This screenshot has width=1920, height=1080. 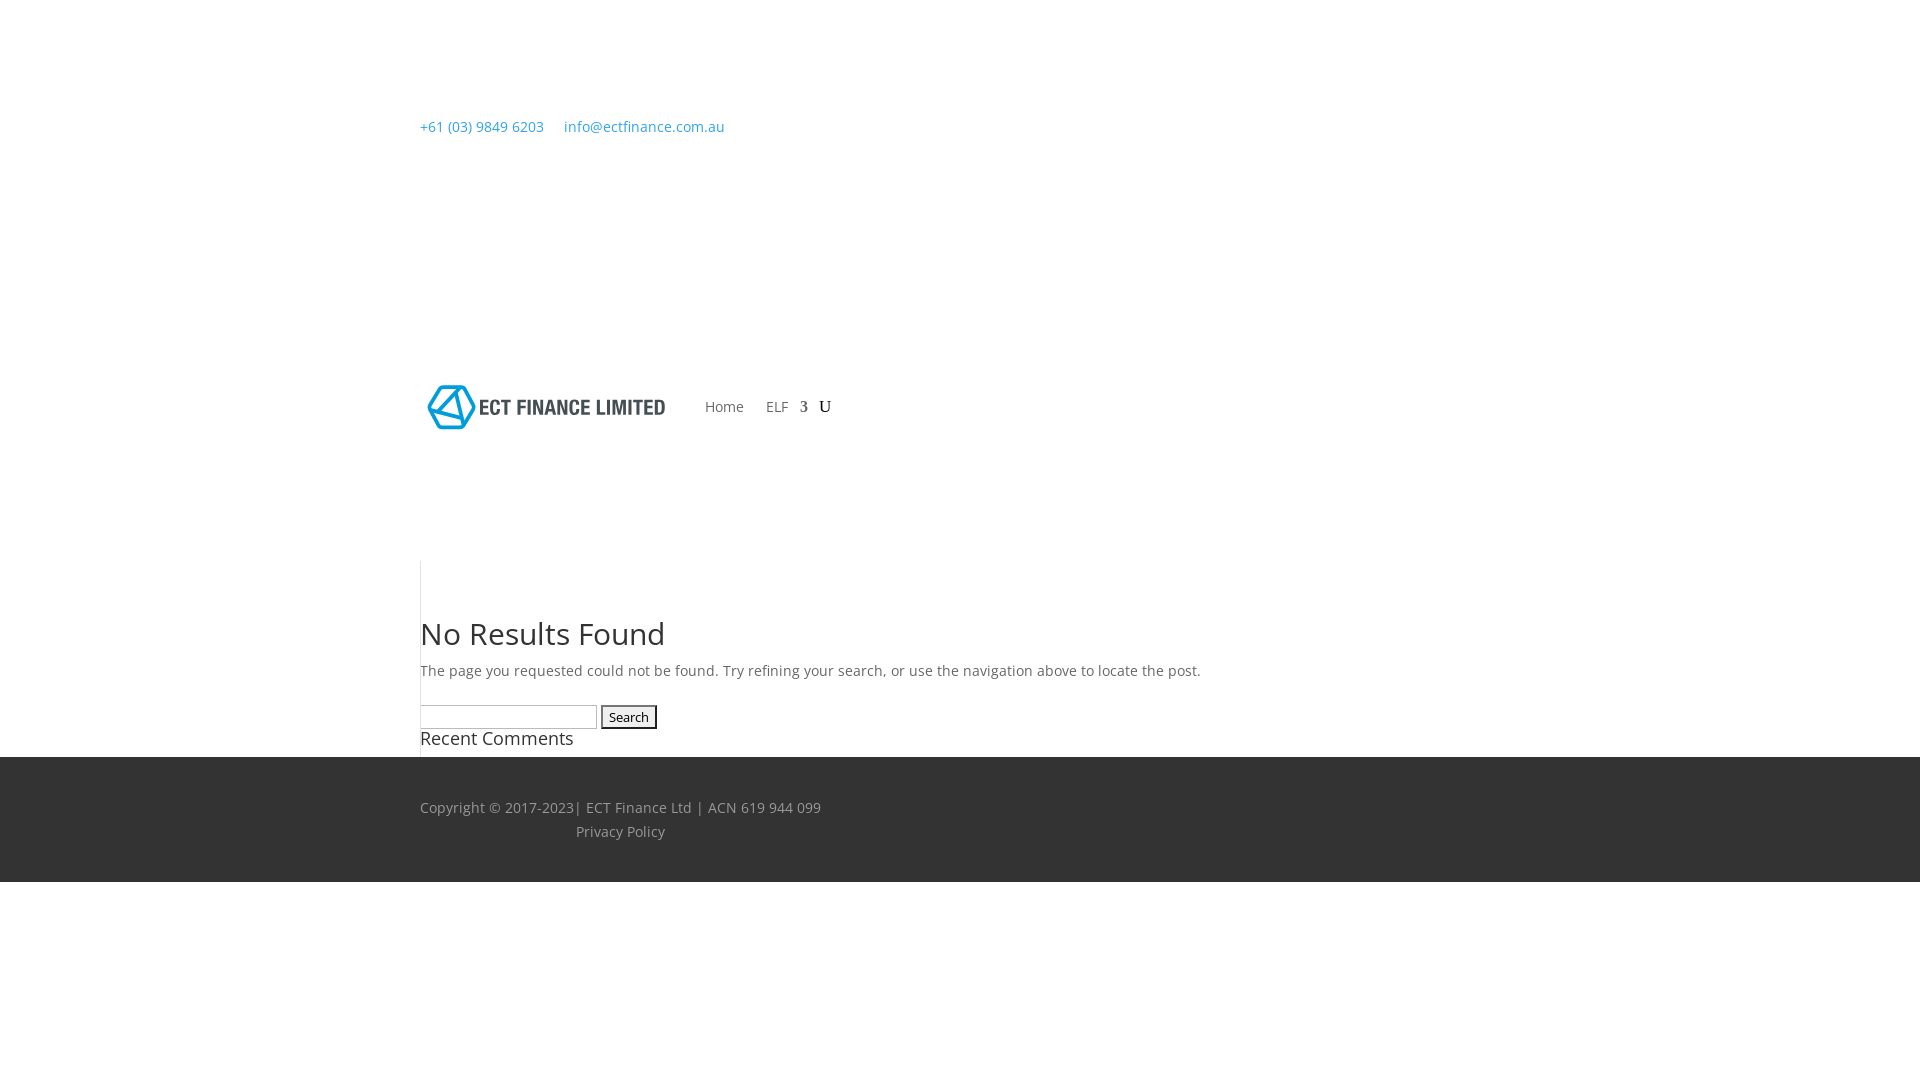 What do you see at coordinates (765, 406) in the screenshot?
I see `'ELF'` at bounding box center [765, 406].